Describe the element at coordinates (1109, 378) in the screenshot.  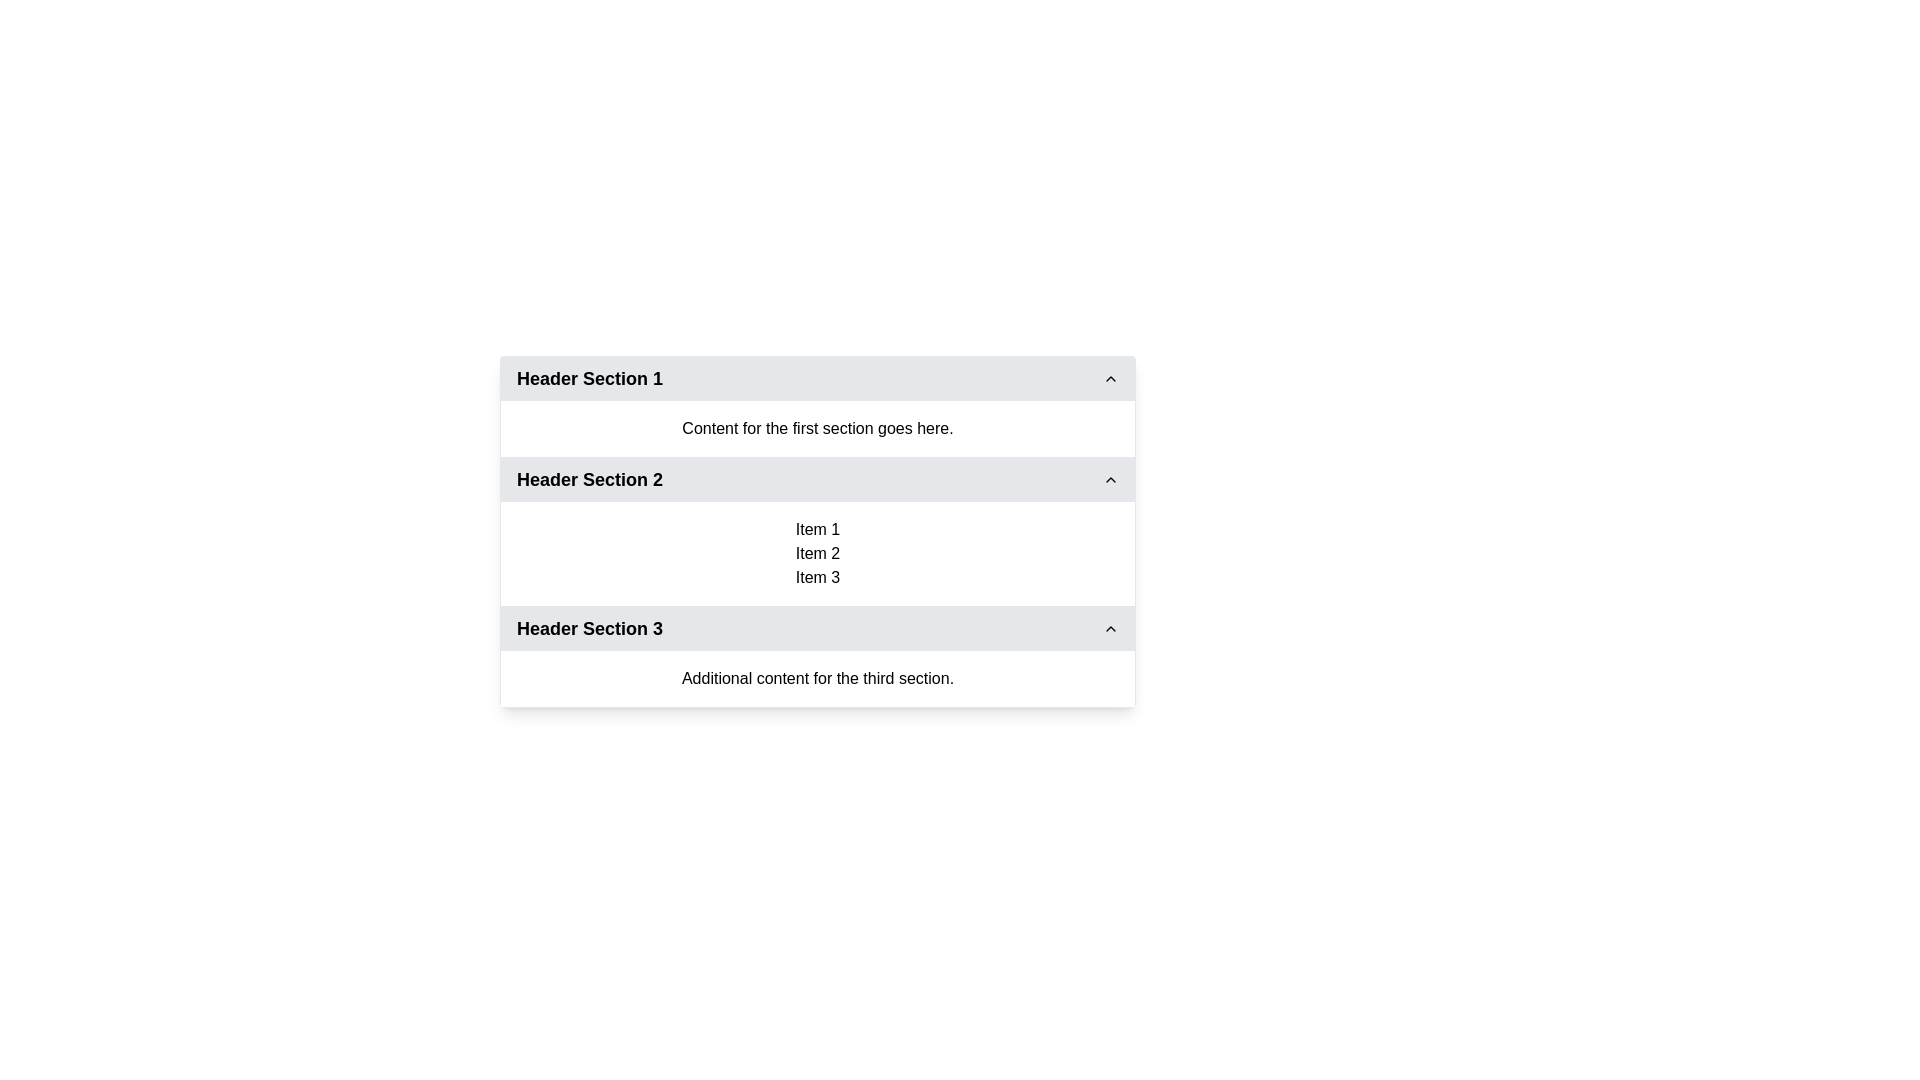
I see `the small, up-pointing chevron icon located at the far right of 'Header Section 1'` at that location.